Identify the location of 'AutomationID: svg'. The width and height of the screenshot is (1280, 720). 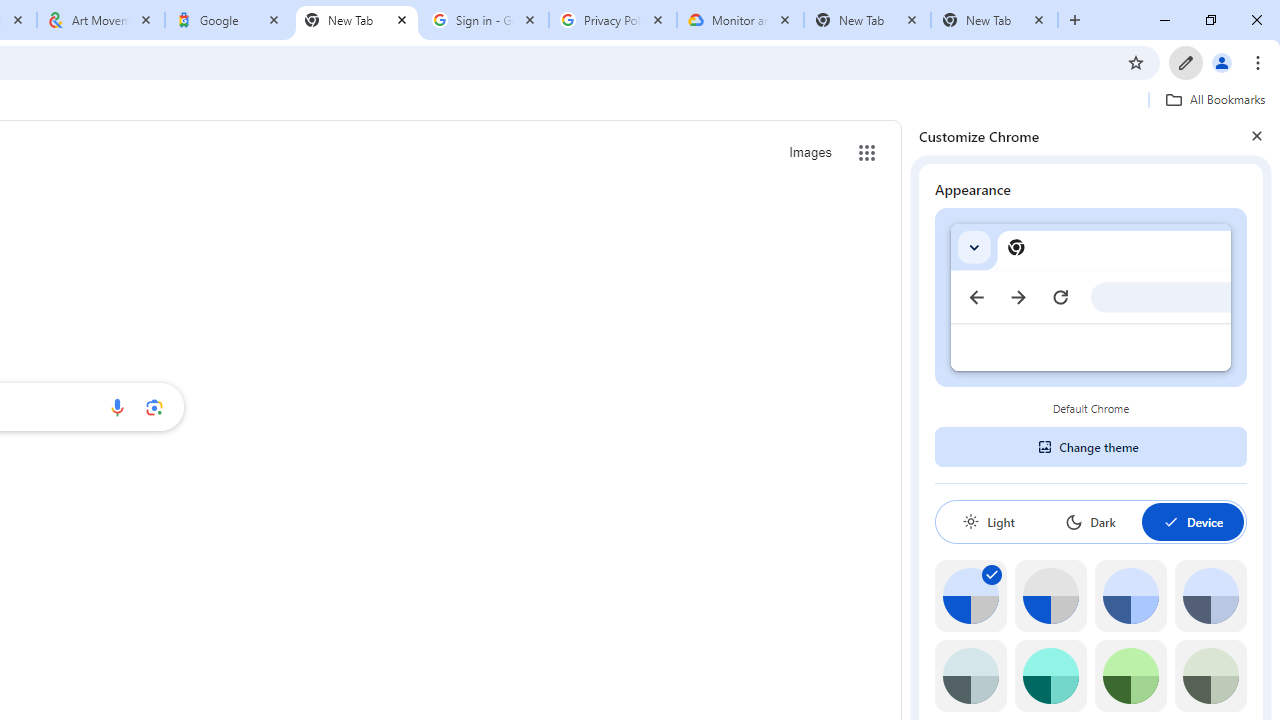
(992, 574).